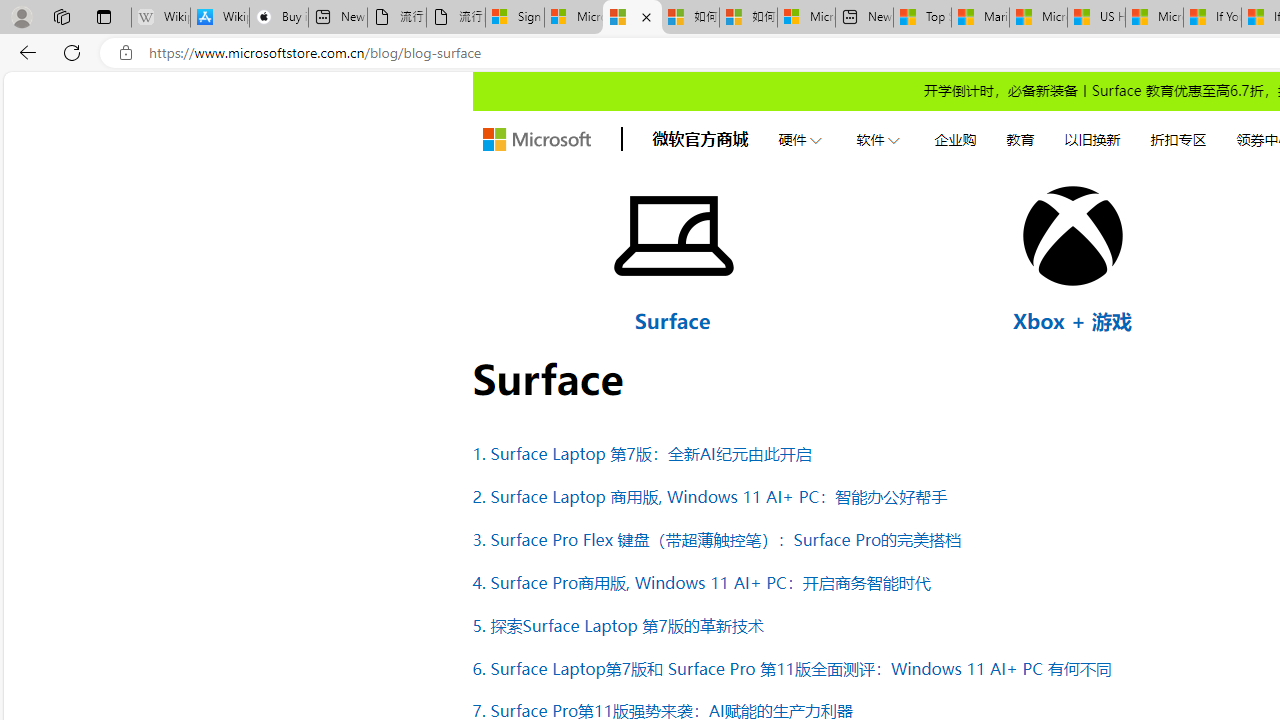 Image resolution: width=1280 pixels, height=720 pixels. Describe the element at coordinates (672, 319) in the screenshot. I see `'Surface'` at that location.